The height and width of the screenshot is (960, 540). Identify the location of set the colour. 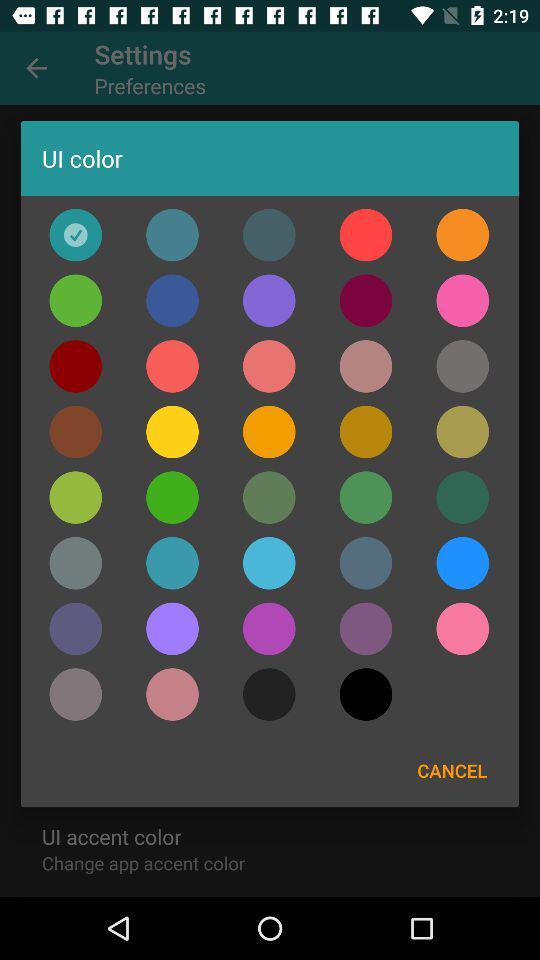
(269, 694).